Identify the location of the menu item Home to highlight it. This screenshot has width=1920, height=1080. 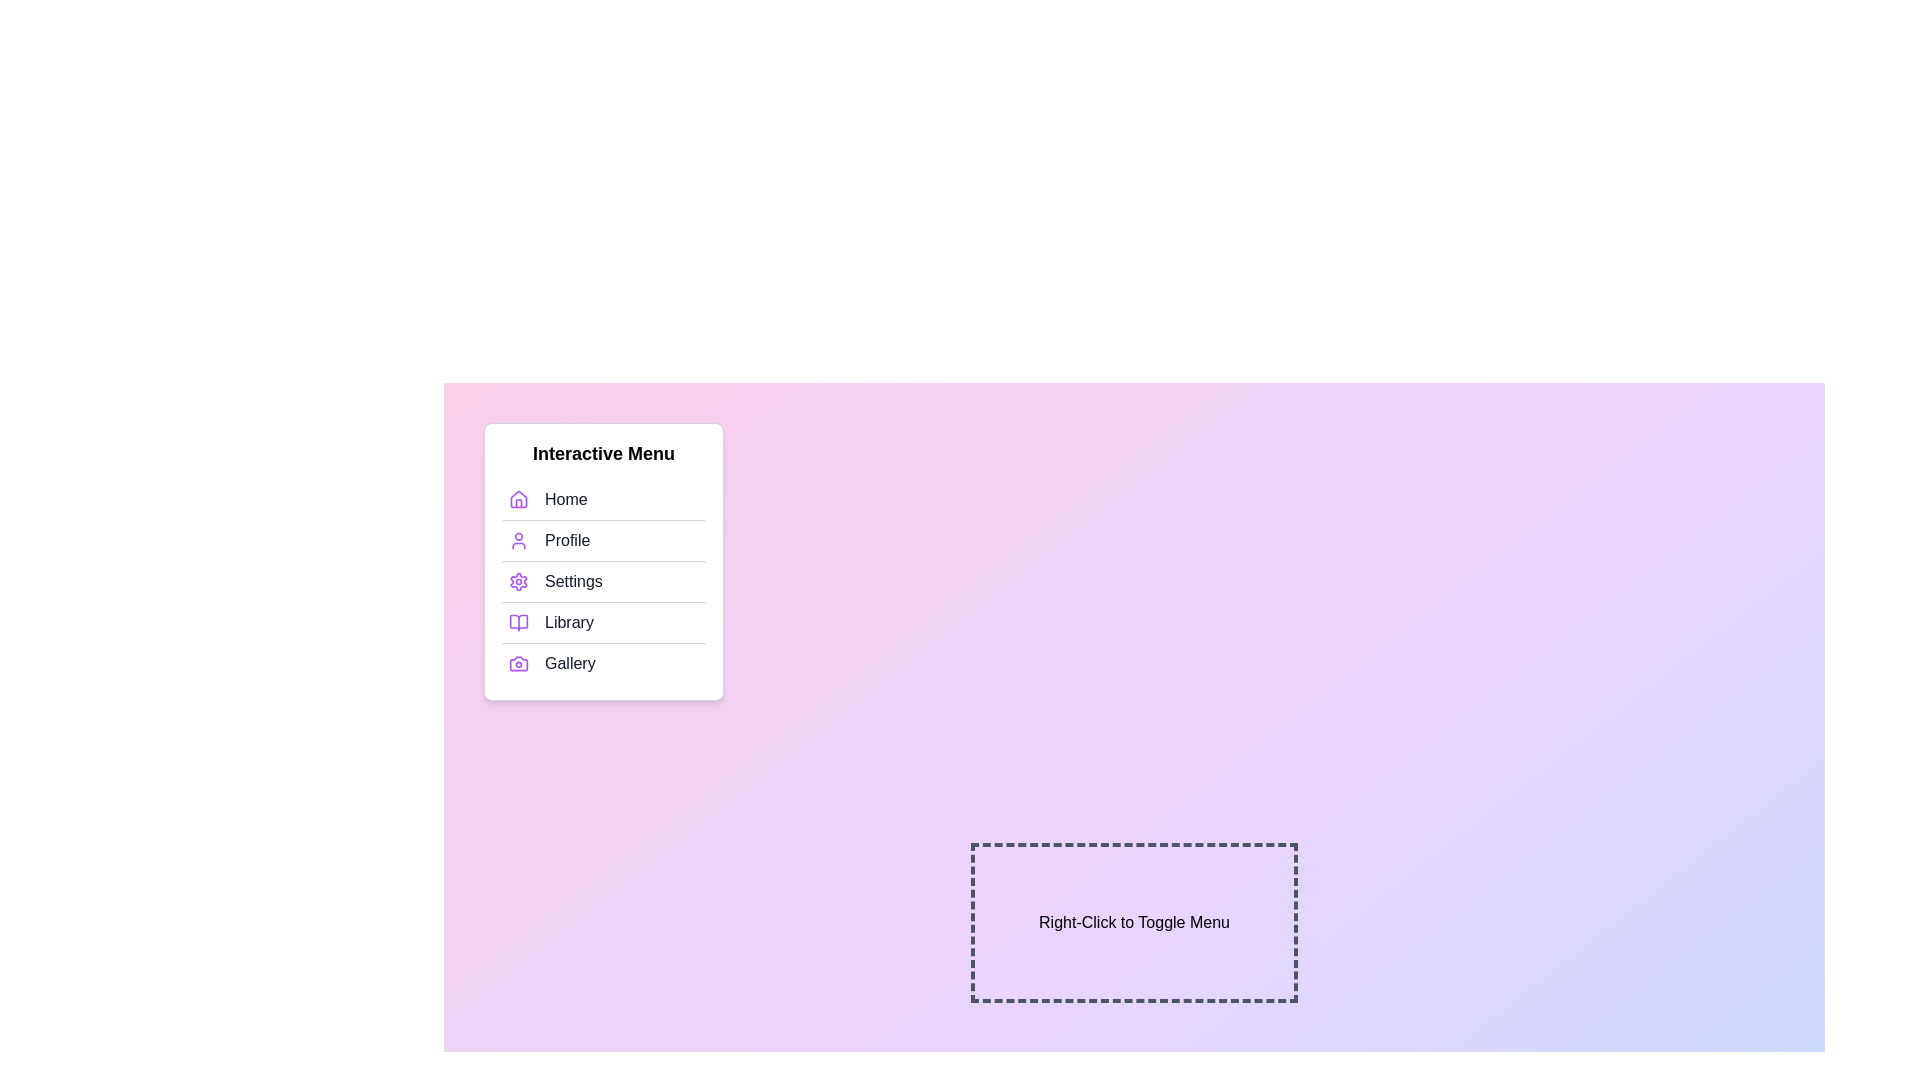
(603, 499).